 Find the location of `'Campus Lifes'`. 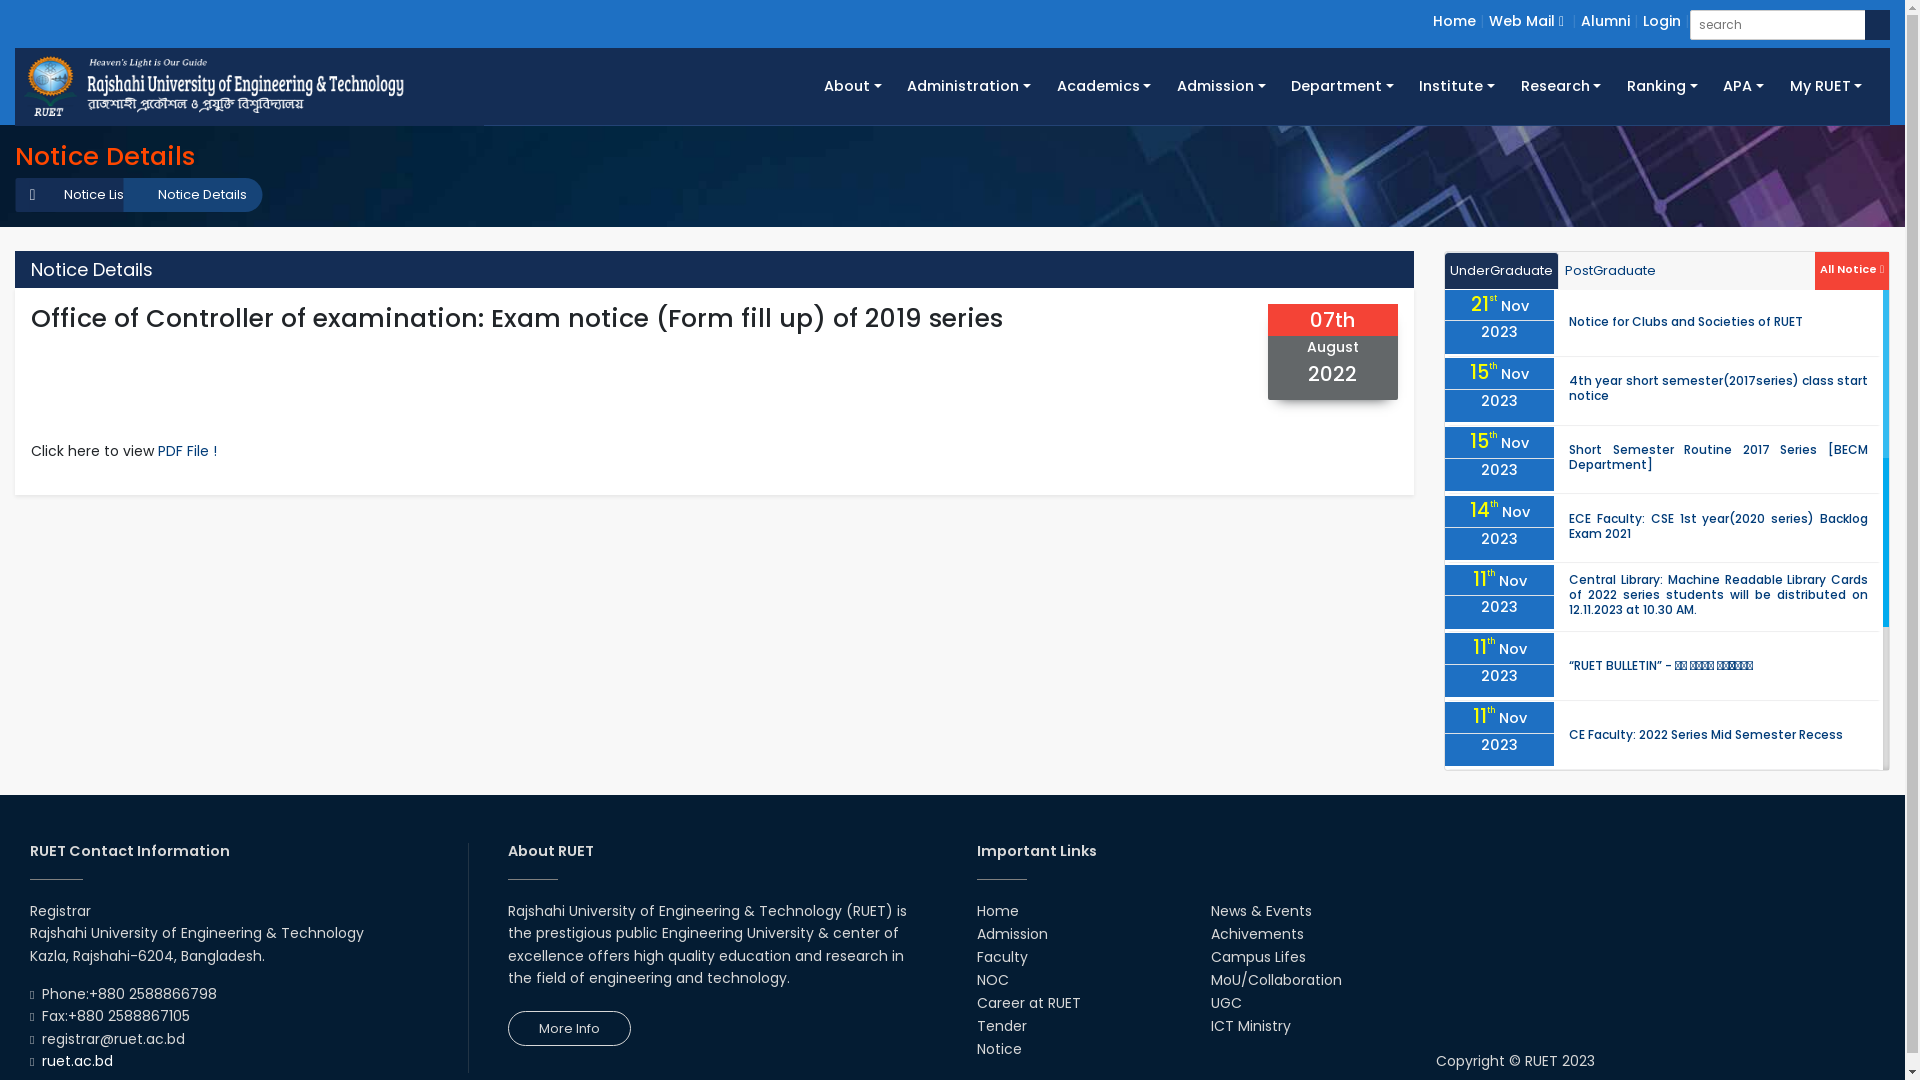

'Campus Lifes' is located at coordinates (1257, 955).